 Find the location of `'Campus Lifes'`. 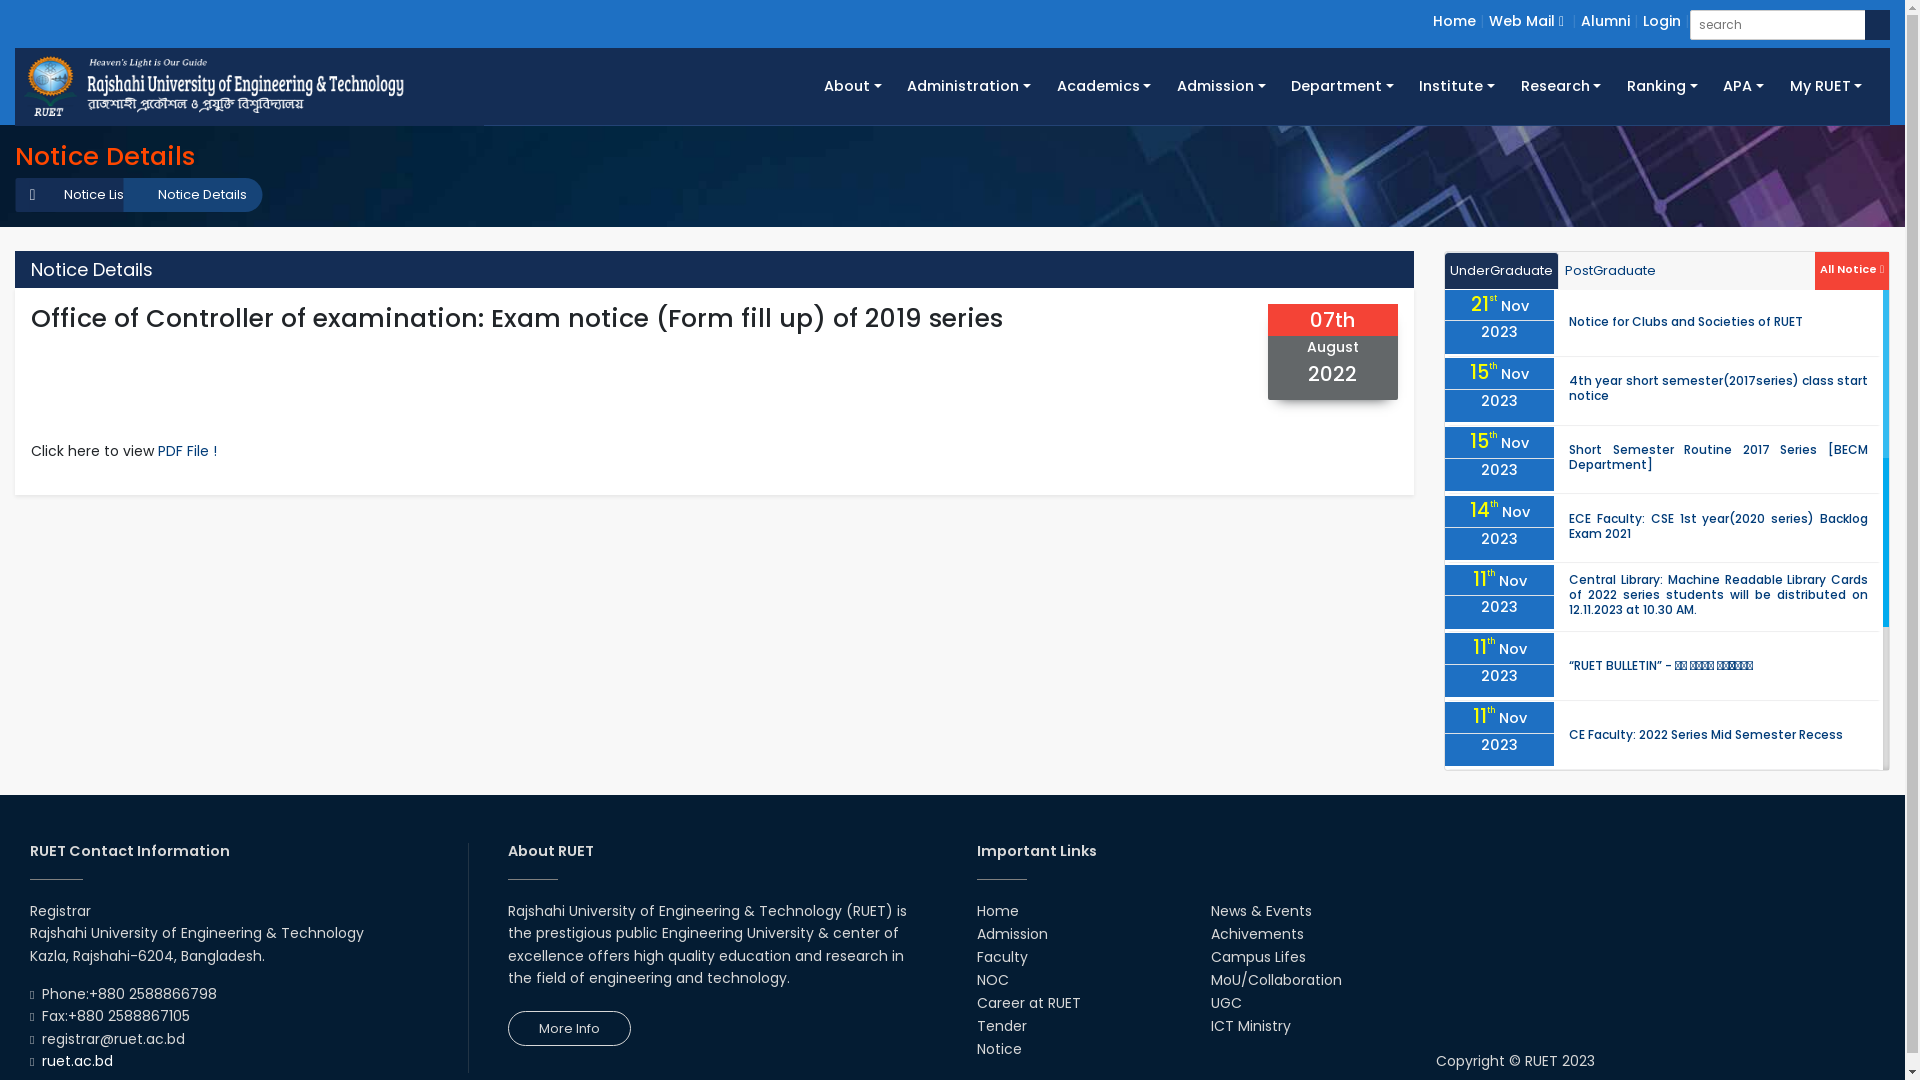

'Campus Lifes' is located at coordinates (1257, 955).